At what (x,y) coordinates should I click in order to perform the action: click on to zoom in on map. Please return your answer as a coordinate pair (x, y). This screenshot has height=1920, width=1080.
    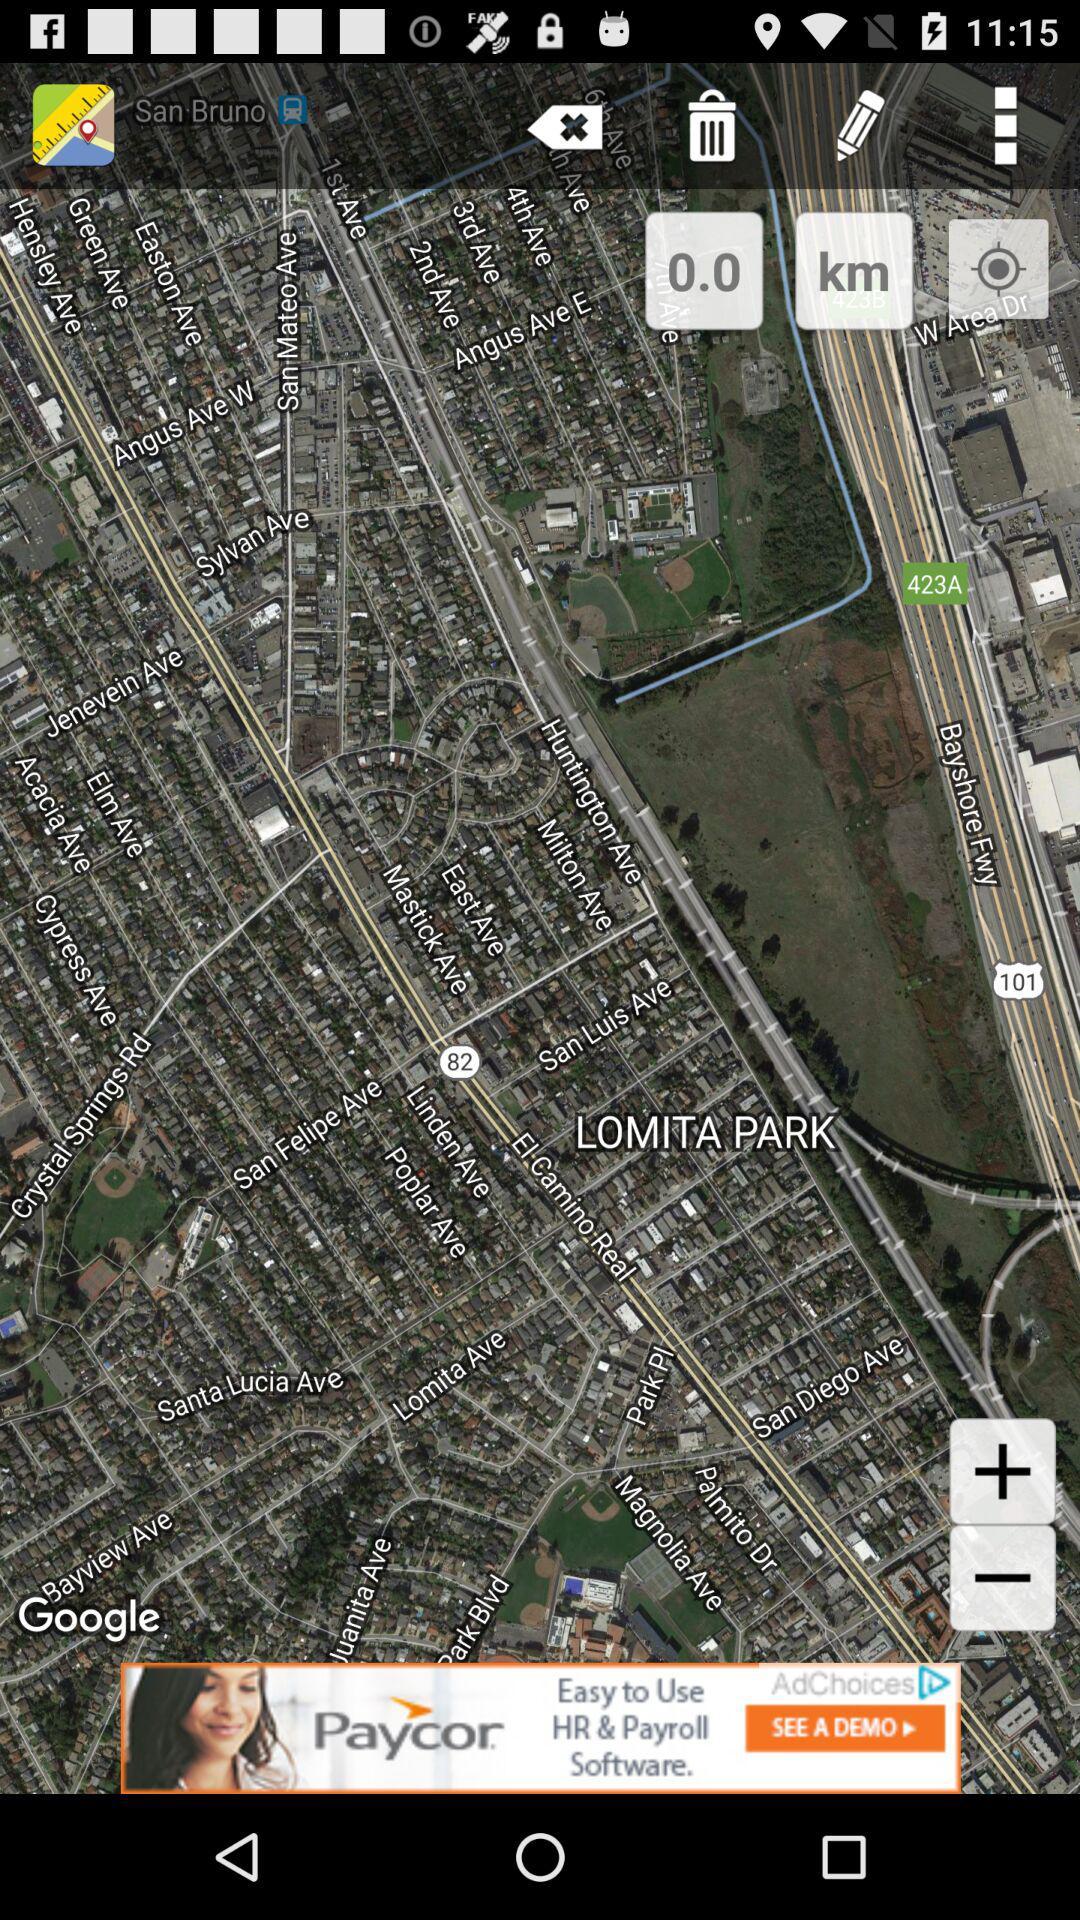
    Looking at the image, I should click on (1002, 1471).